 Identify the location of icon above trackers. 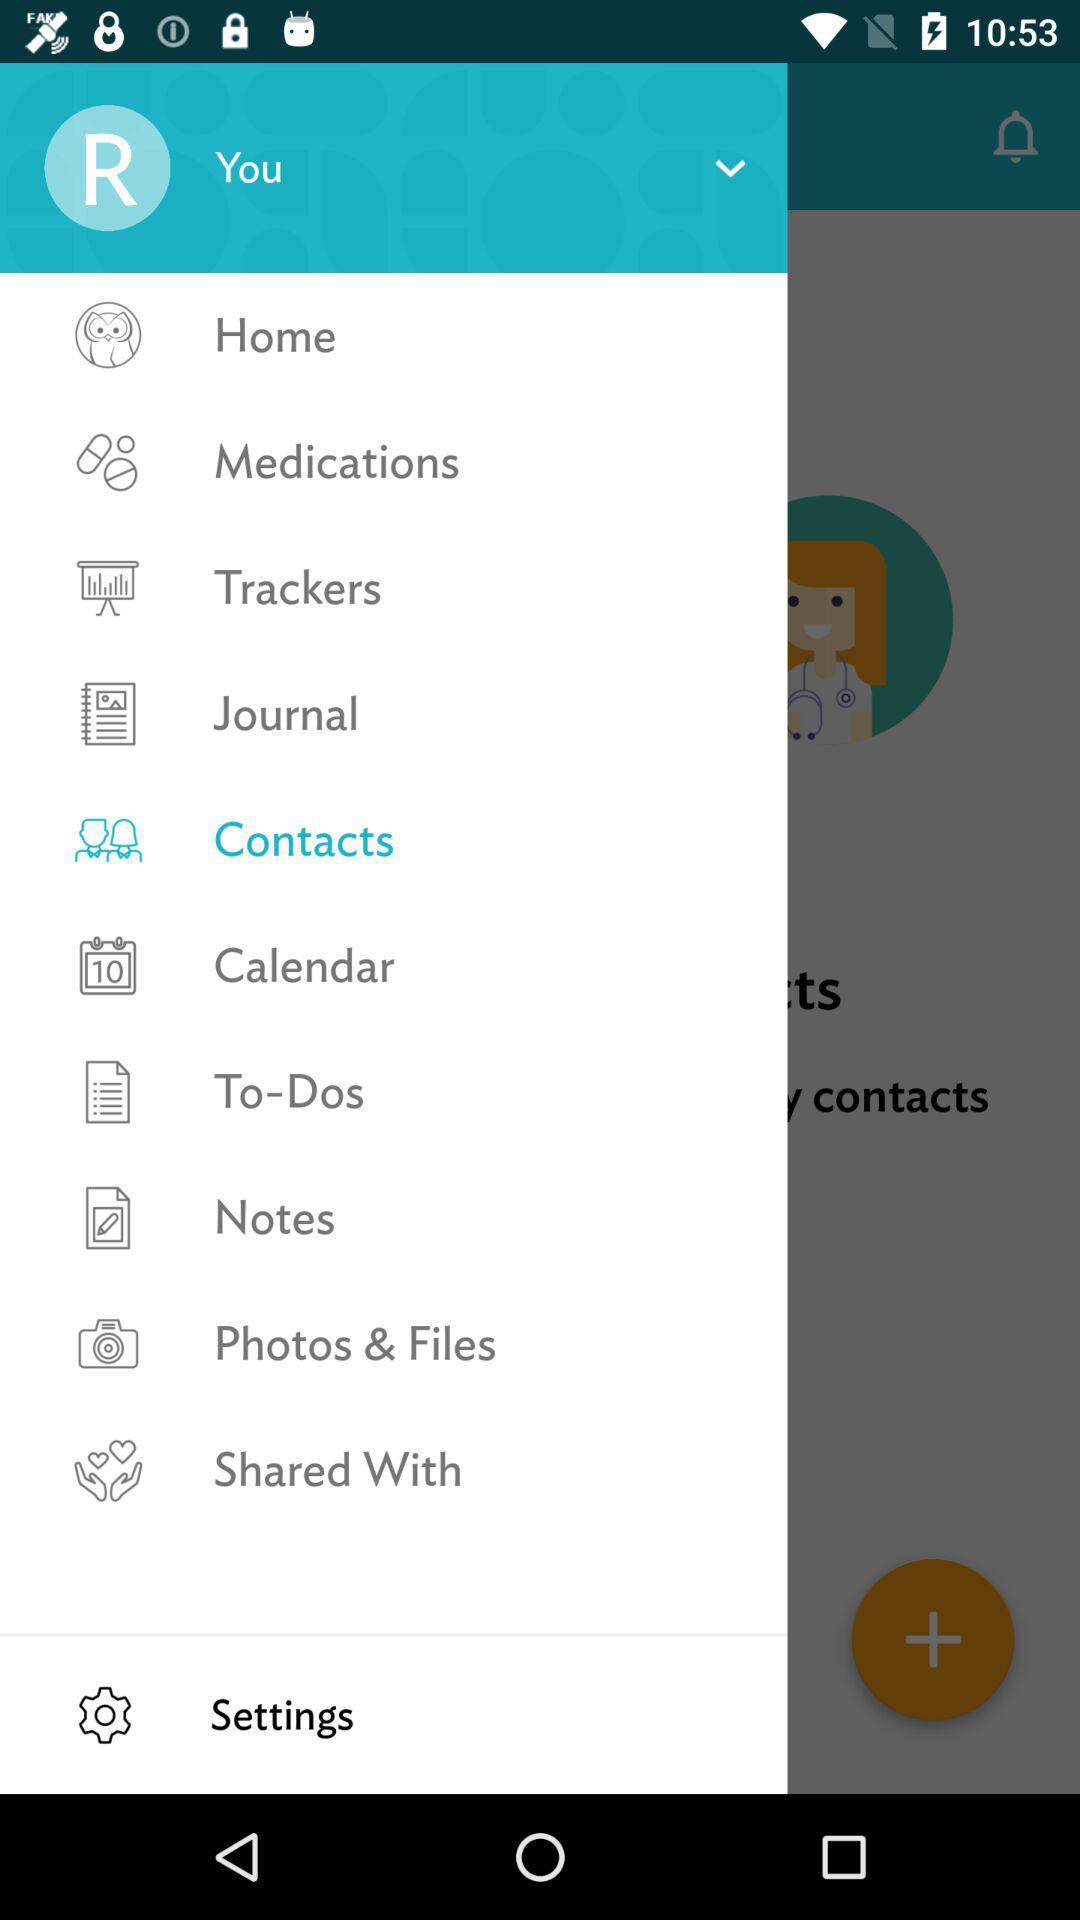
(479, 460).